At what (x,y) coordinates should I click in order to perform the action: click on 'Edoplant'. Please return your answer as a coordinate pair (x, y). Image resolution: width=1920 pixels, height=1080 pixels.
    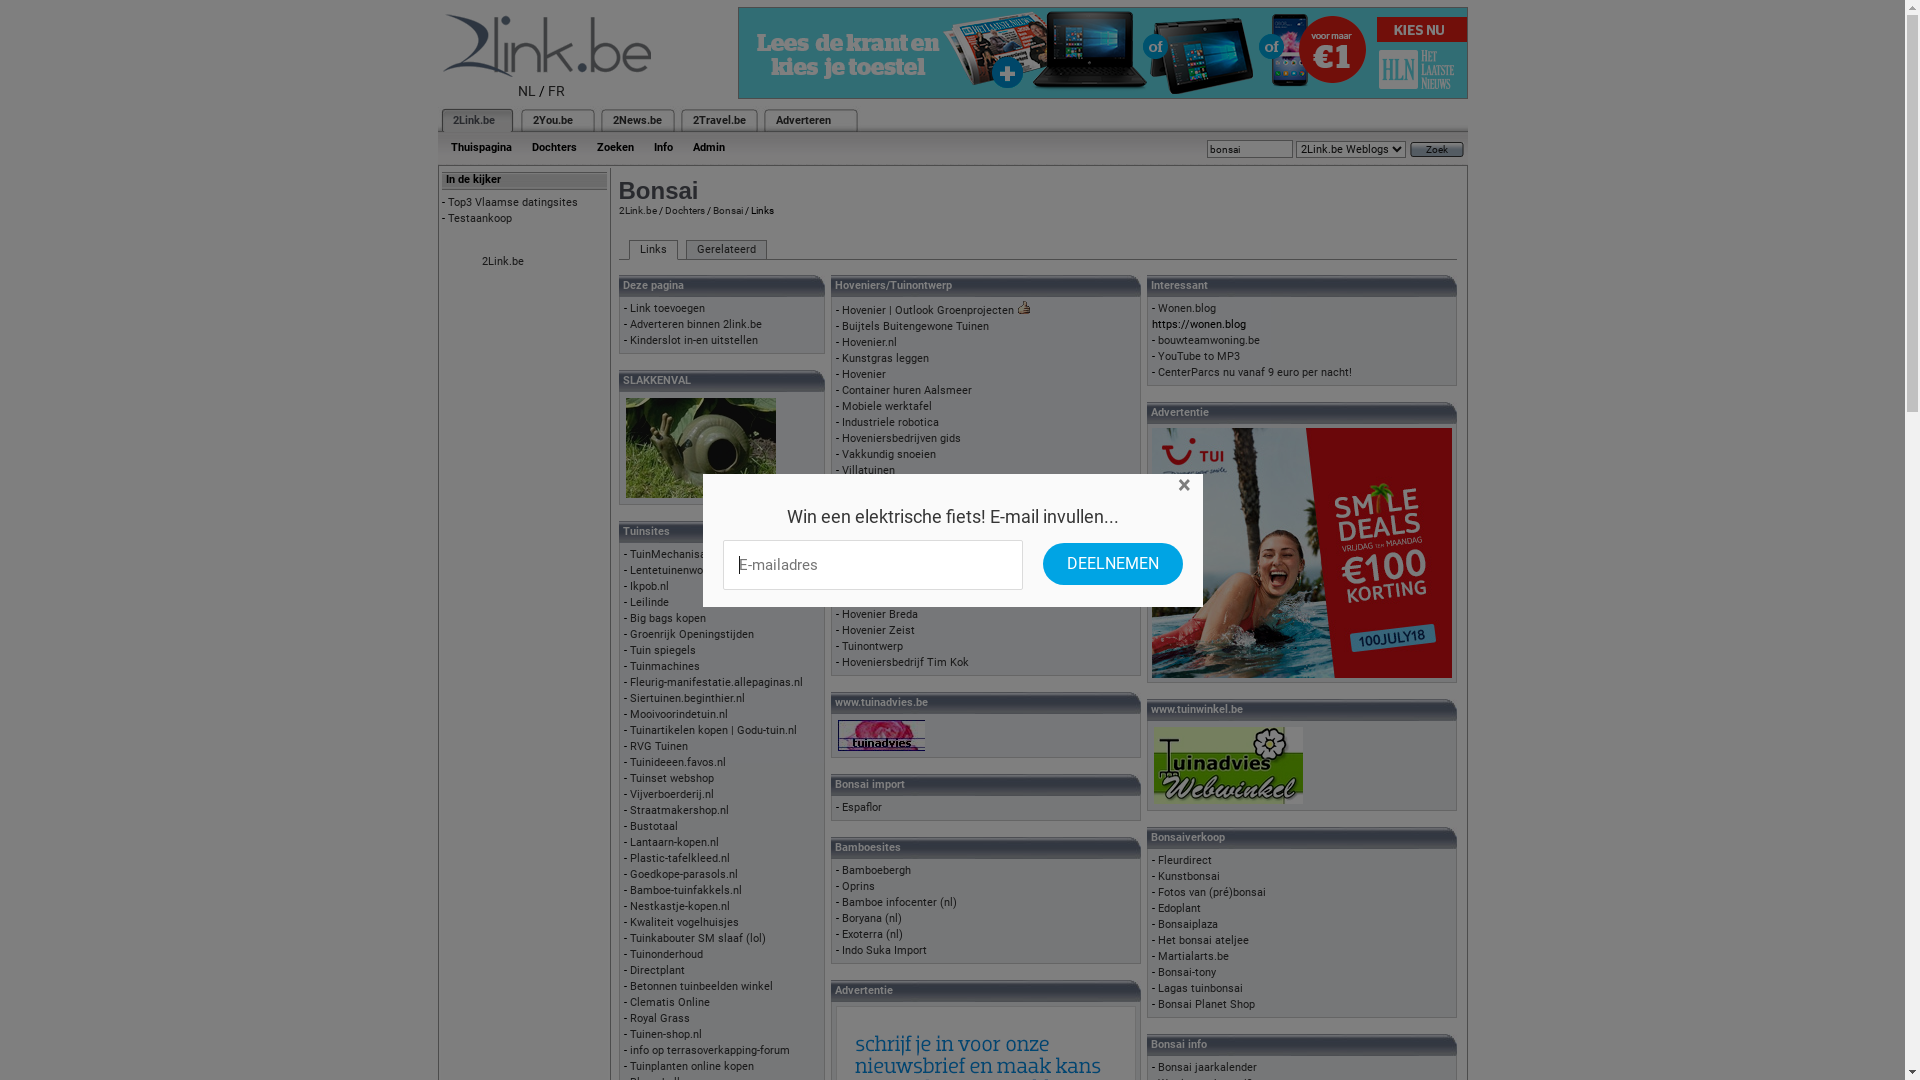
    Looking at the image, I should click on (1179, 908).